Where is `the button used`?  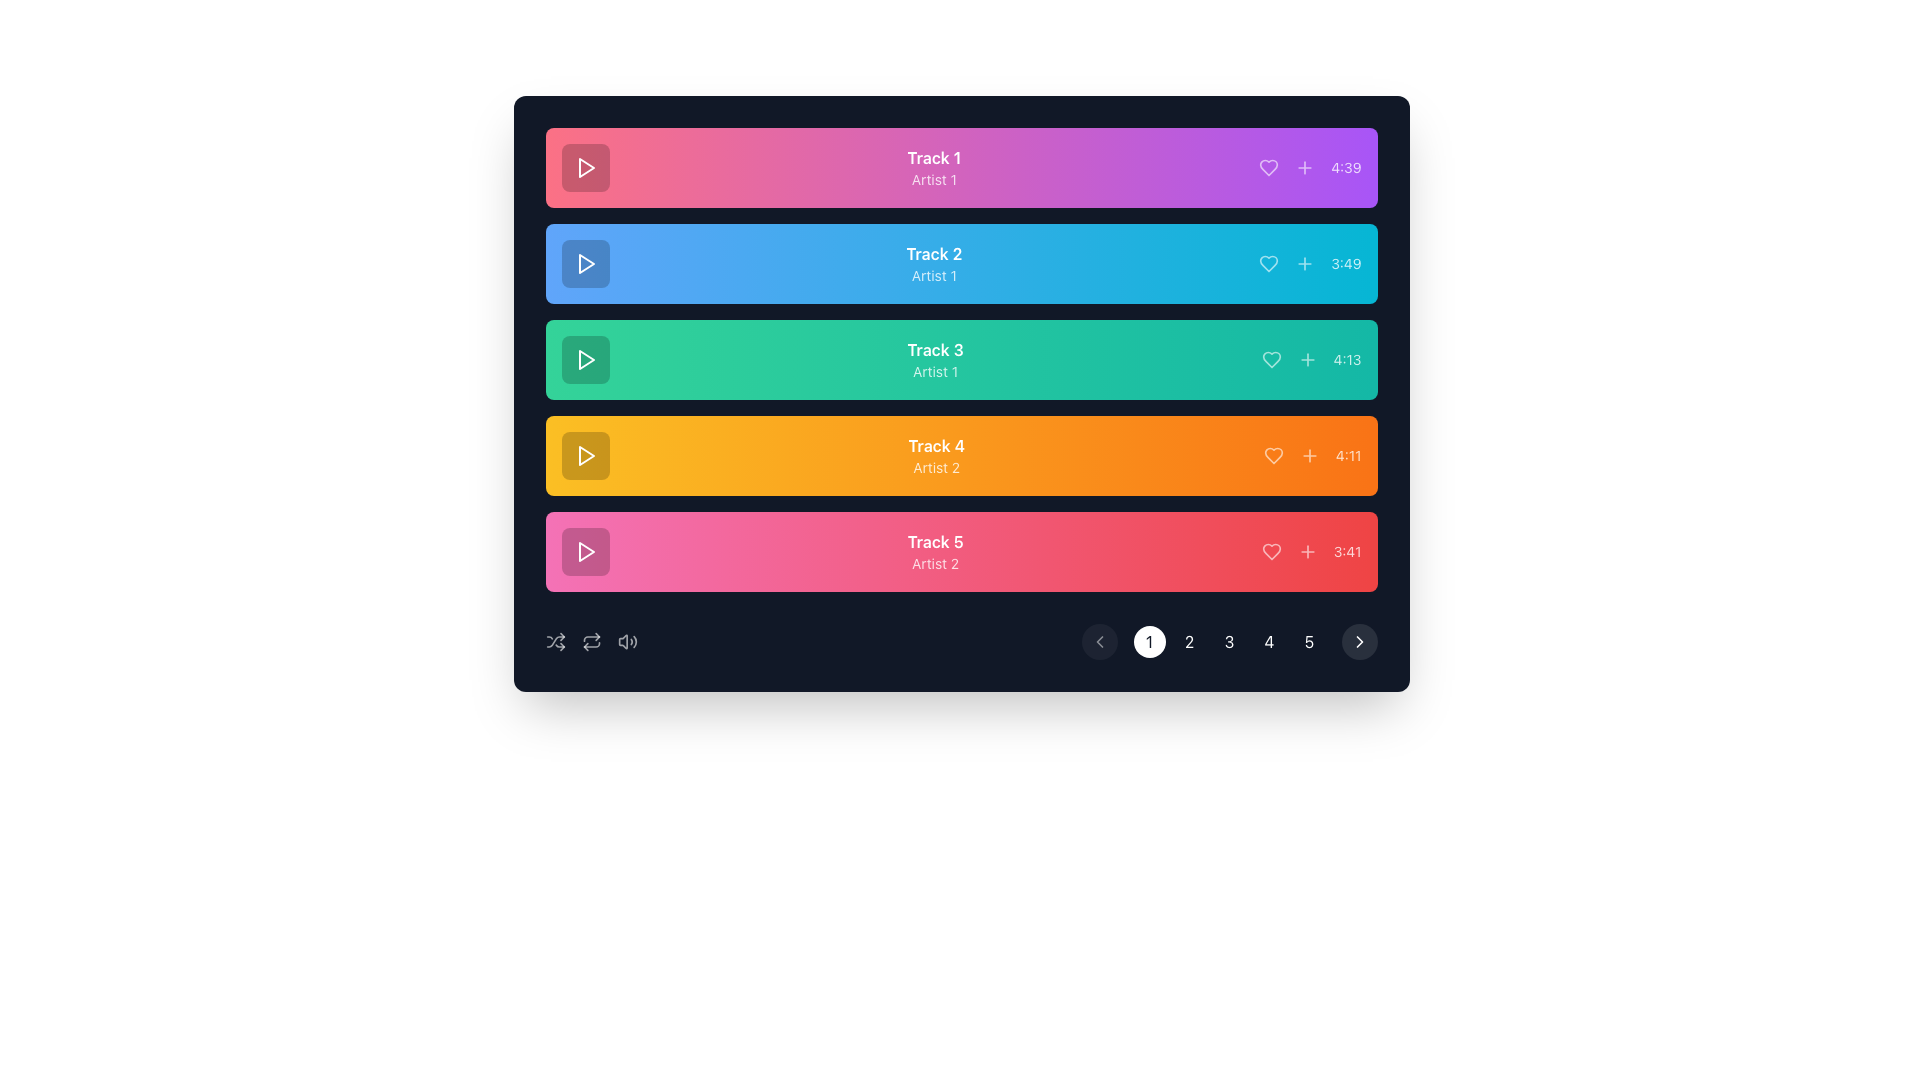
the button used is located at coordinates (1305, 262).